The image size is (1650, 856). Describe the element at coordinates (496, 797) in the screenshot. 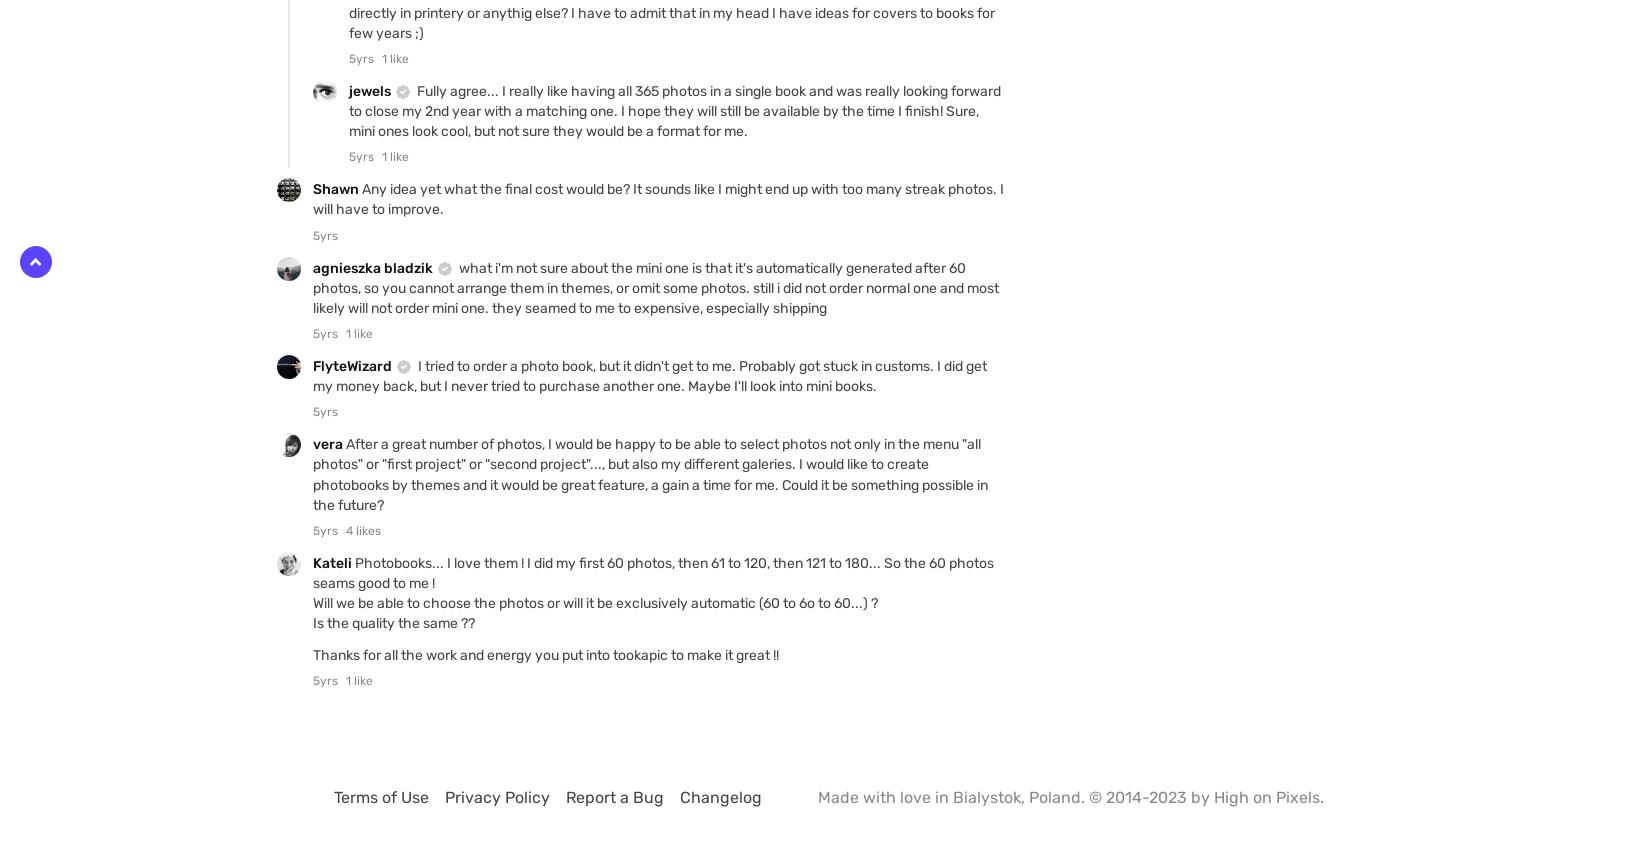

I see `'Privacy Policy'` at that location.